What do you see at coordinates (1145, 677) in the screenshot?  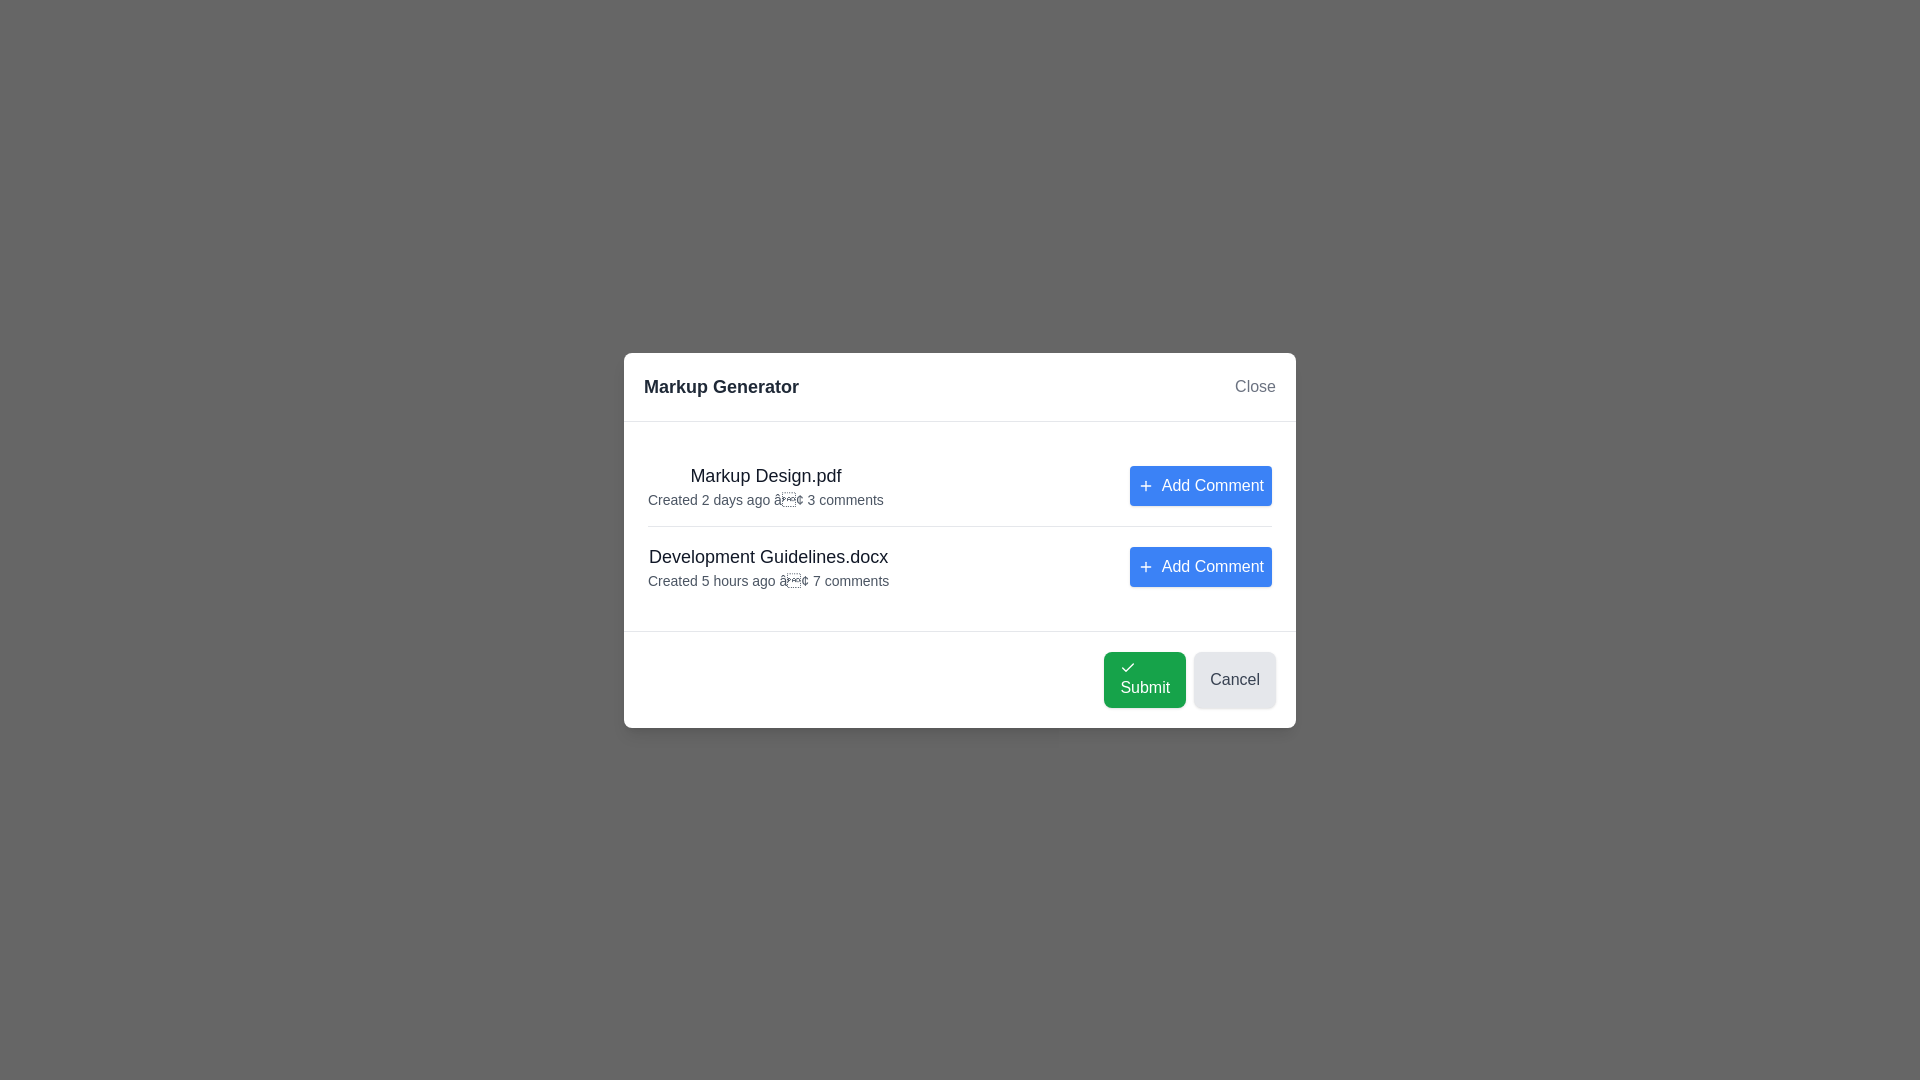 I see `the 'Submit' button to confirm the action` at bounding box center [1145, 677].